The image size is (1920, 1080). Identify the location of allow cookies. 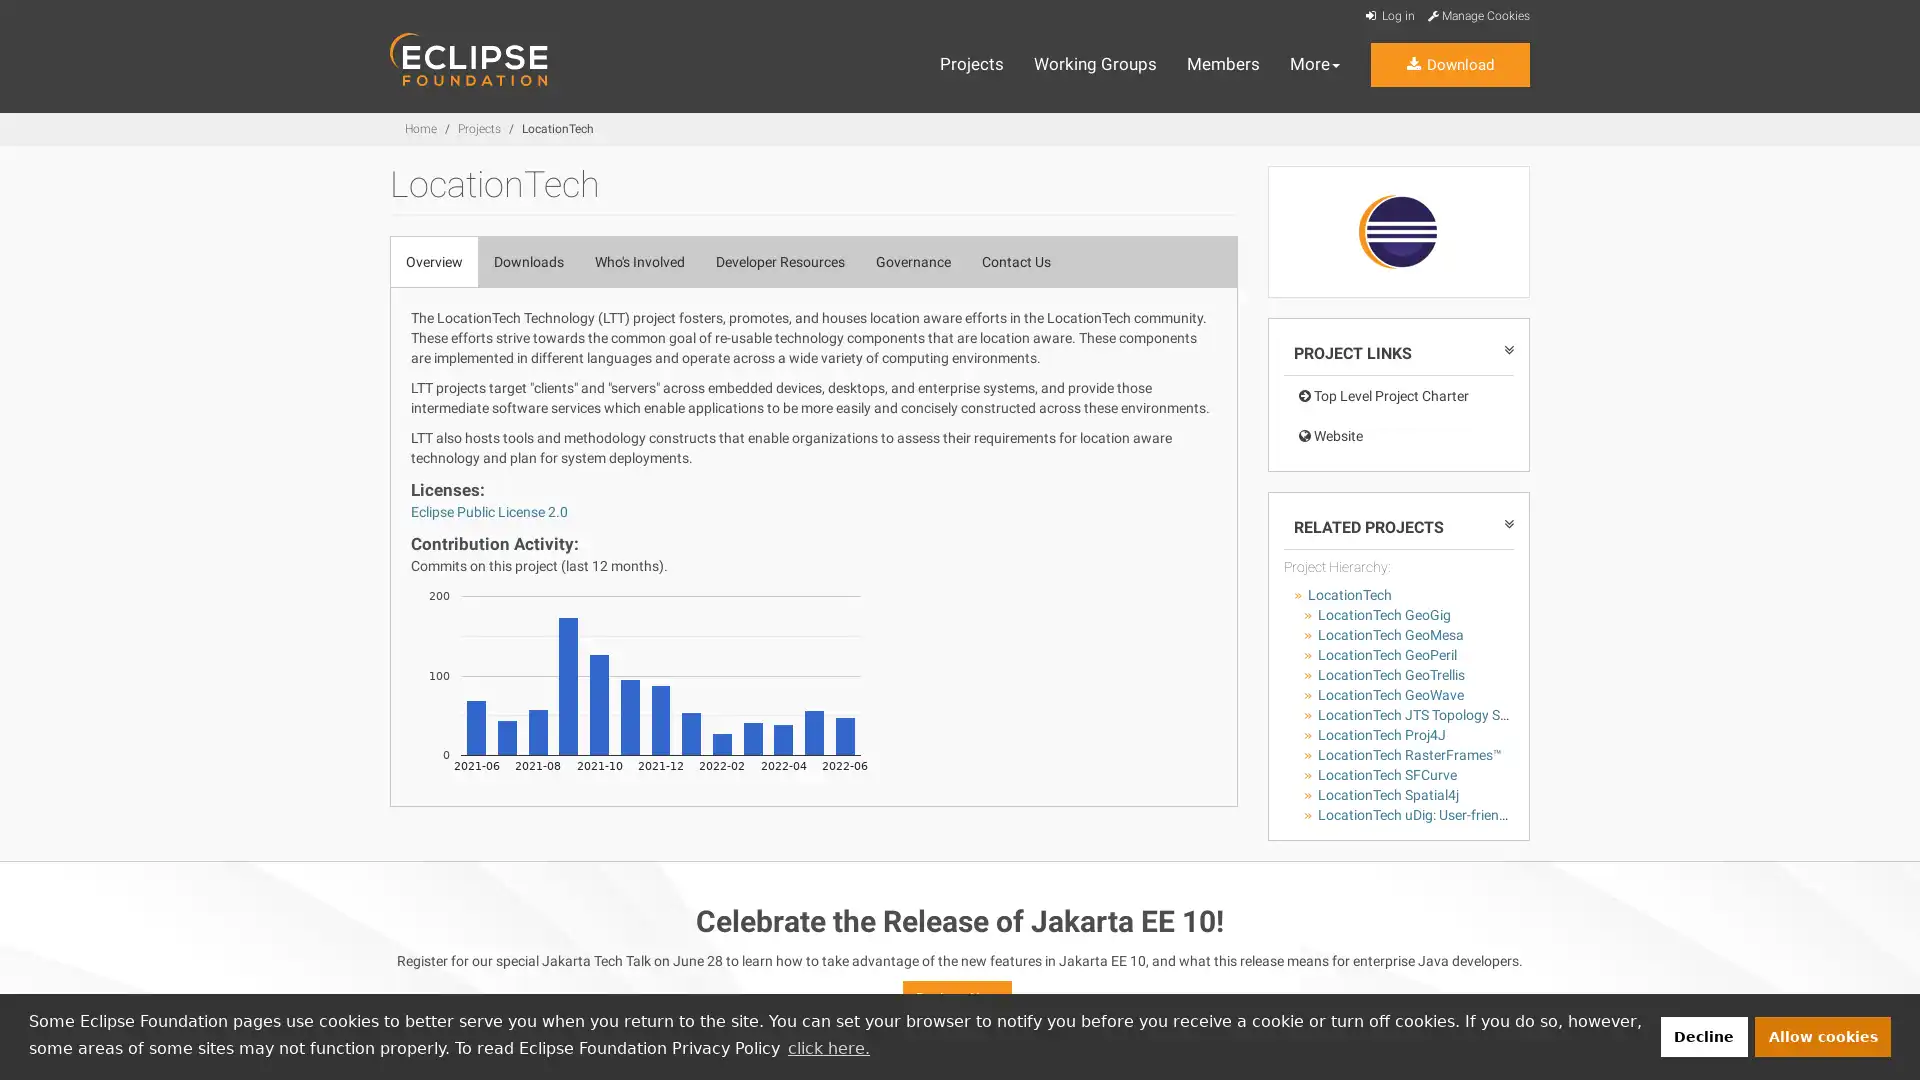
(1823, 1035).